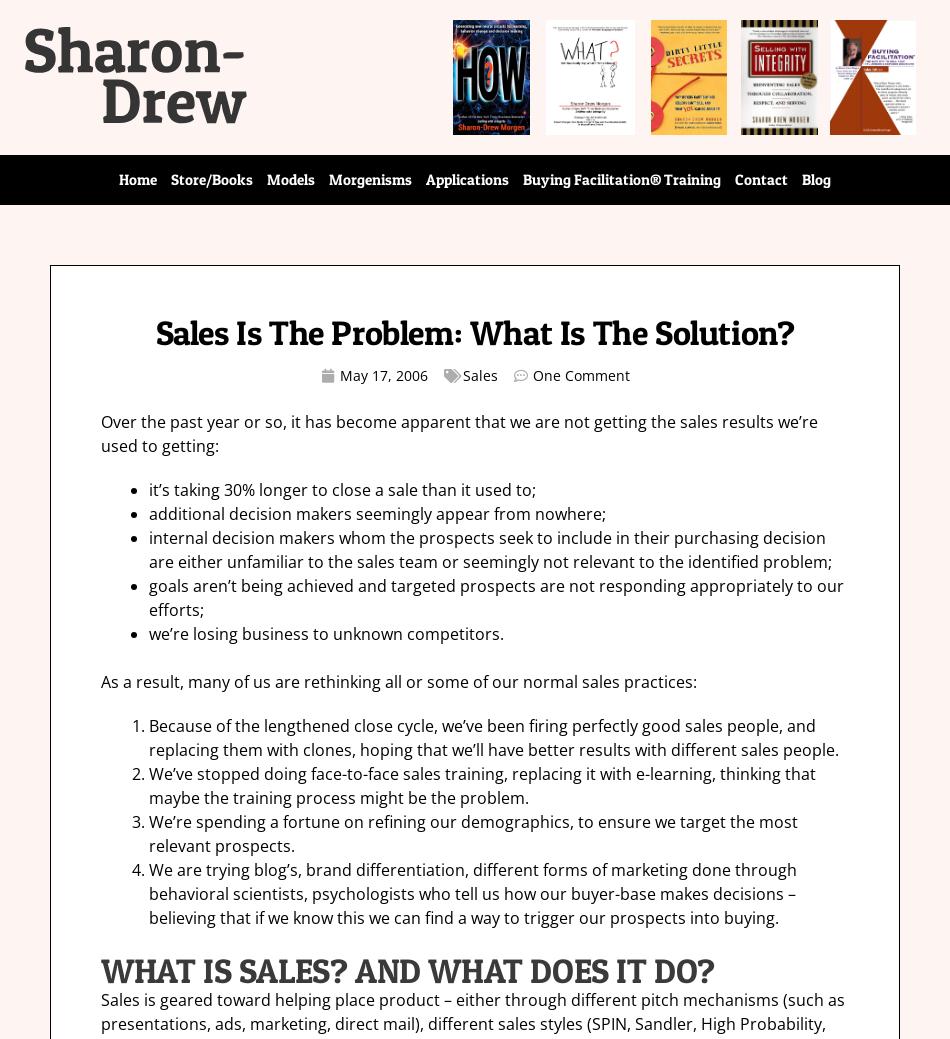 This screenshot has width=950, height=1039. What do you see at coordinates (472, 893) in the screenshot?
I see `'We are trying blog’s, brand differentiation, different forms of marketing done through behavioral scientists, psychologists who tell us how our buyer-base makes decisions – believing that if we know this we can find a way to trigger our prospects into buying.'` at bounding box center [472, 893].